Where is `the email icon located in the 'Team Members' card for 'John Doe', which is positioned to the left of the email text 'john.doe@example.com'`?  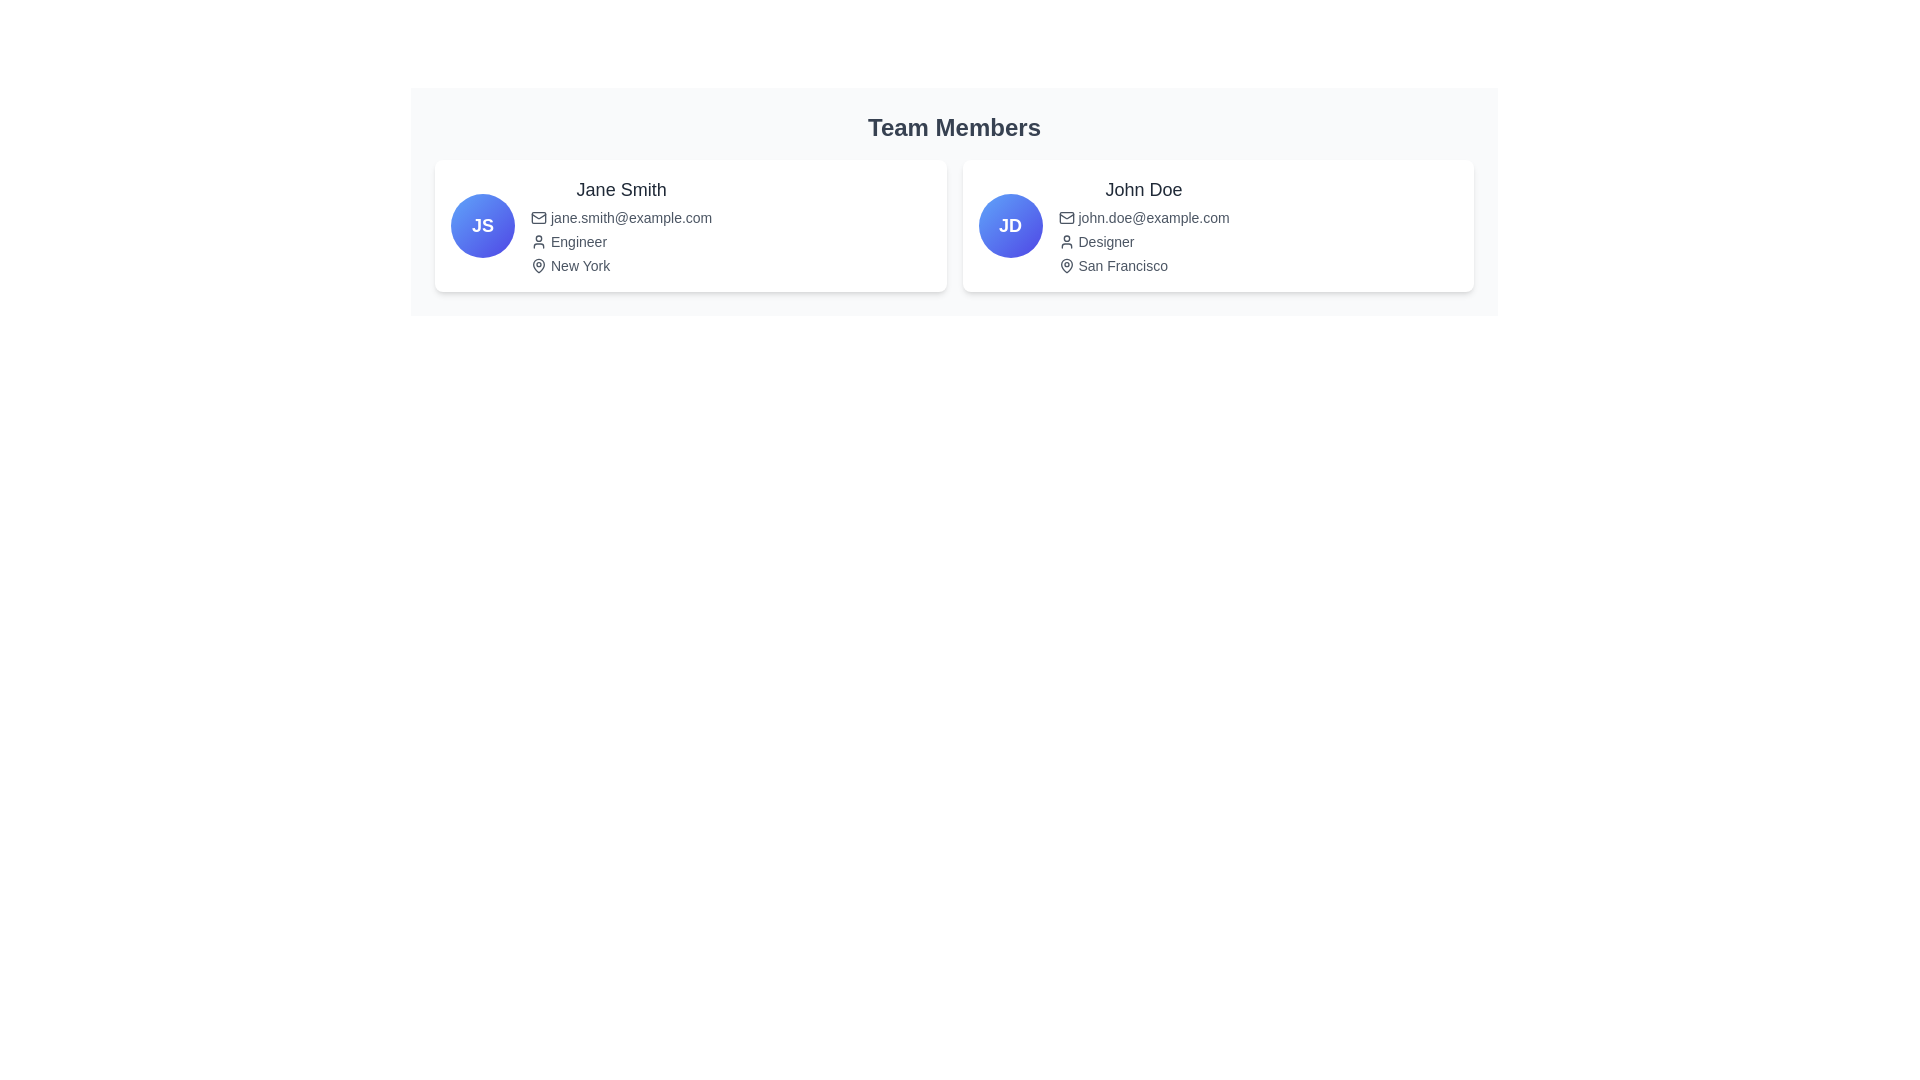
the email icon located in the 'Team Members' card for 'John Doe', which is positioned to the left of the email text 'john.doe@example.com' is located at coordinates (1065, 218).